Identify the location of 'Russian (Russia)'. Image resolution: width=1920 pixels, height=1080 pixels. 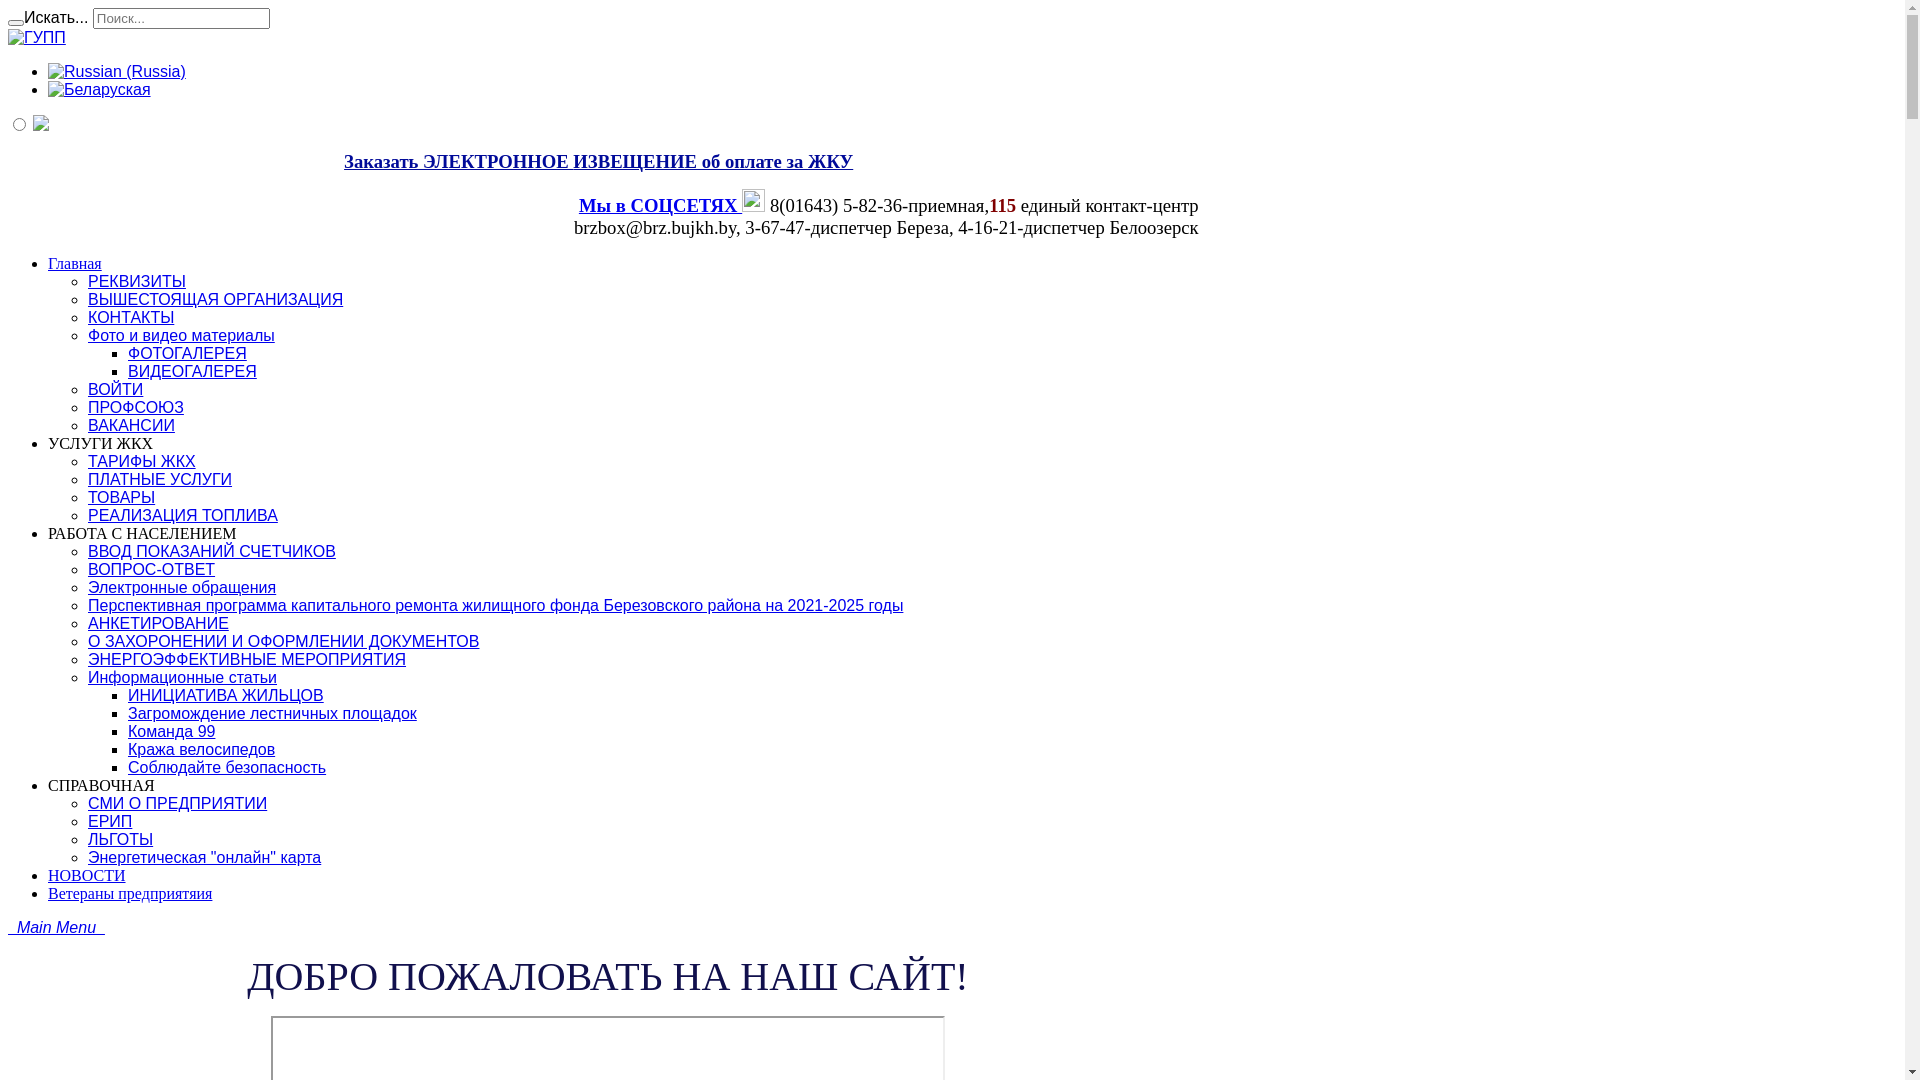
(115, 71).